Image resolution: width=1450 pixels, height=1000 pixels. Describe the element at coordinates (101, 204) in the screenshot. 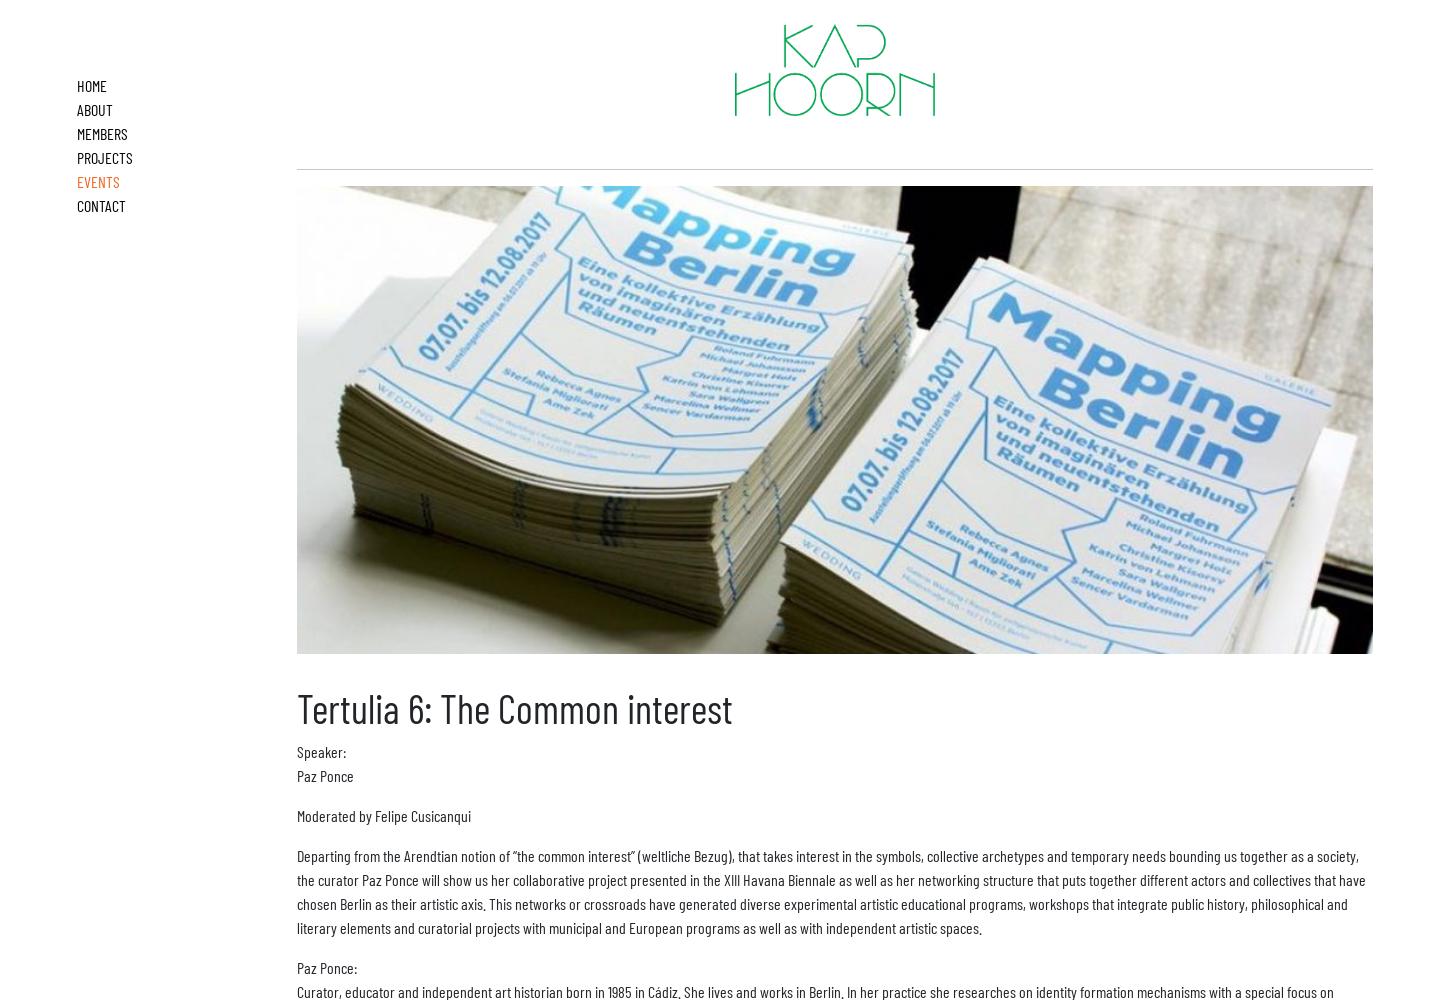

I see `'Contact'` at that location.